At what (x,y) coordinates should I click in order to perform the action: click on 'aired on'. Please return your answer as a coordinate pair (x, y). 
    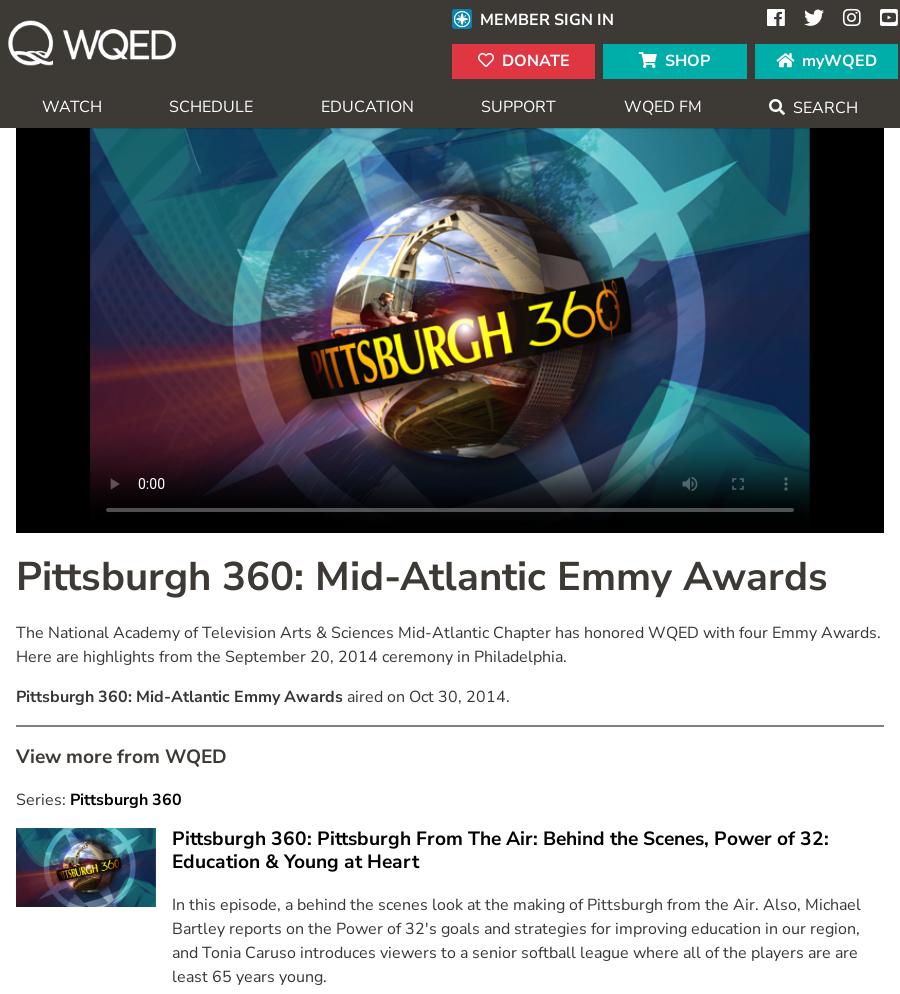
    Looking at the image, I should click on (376, 694).